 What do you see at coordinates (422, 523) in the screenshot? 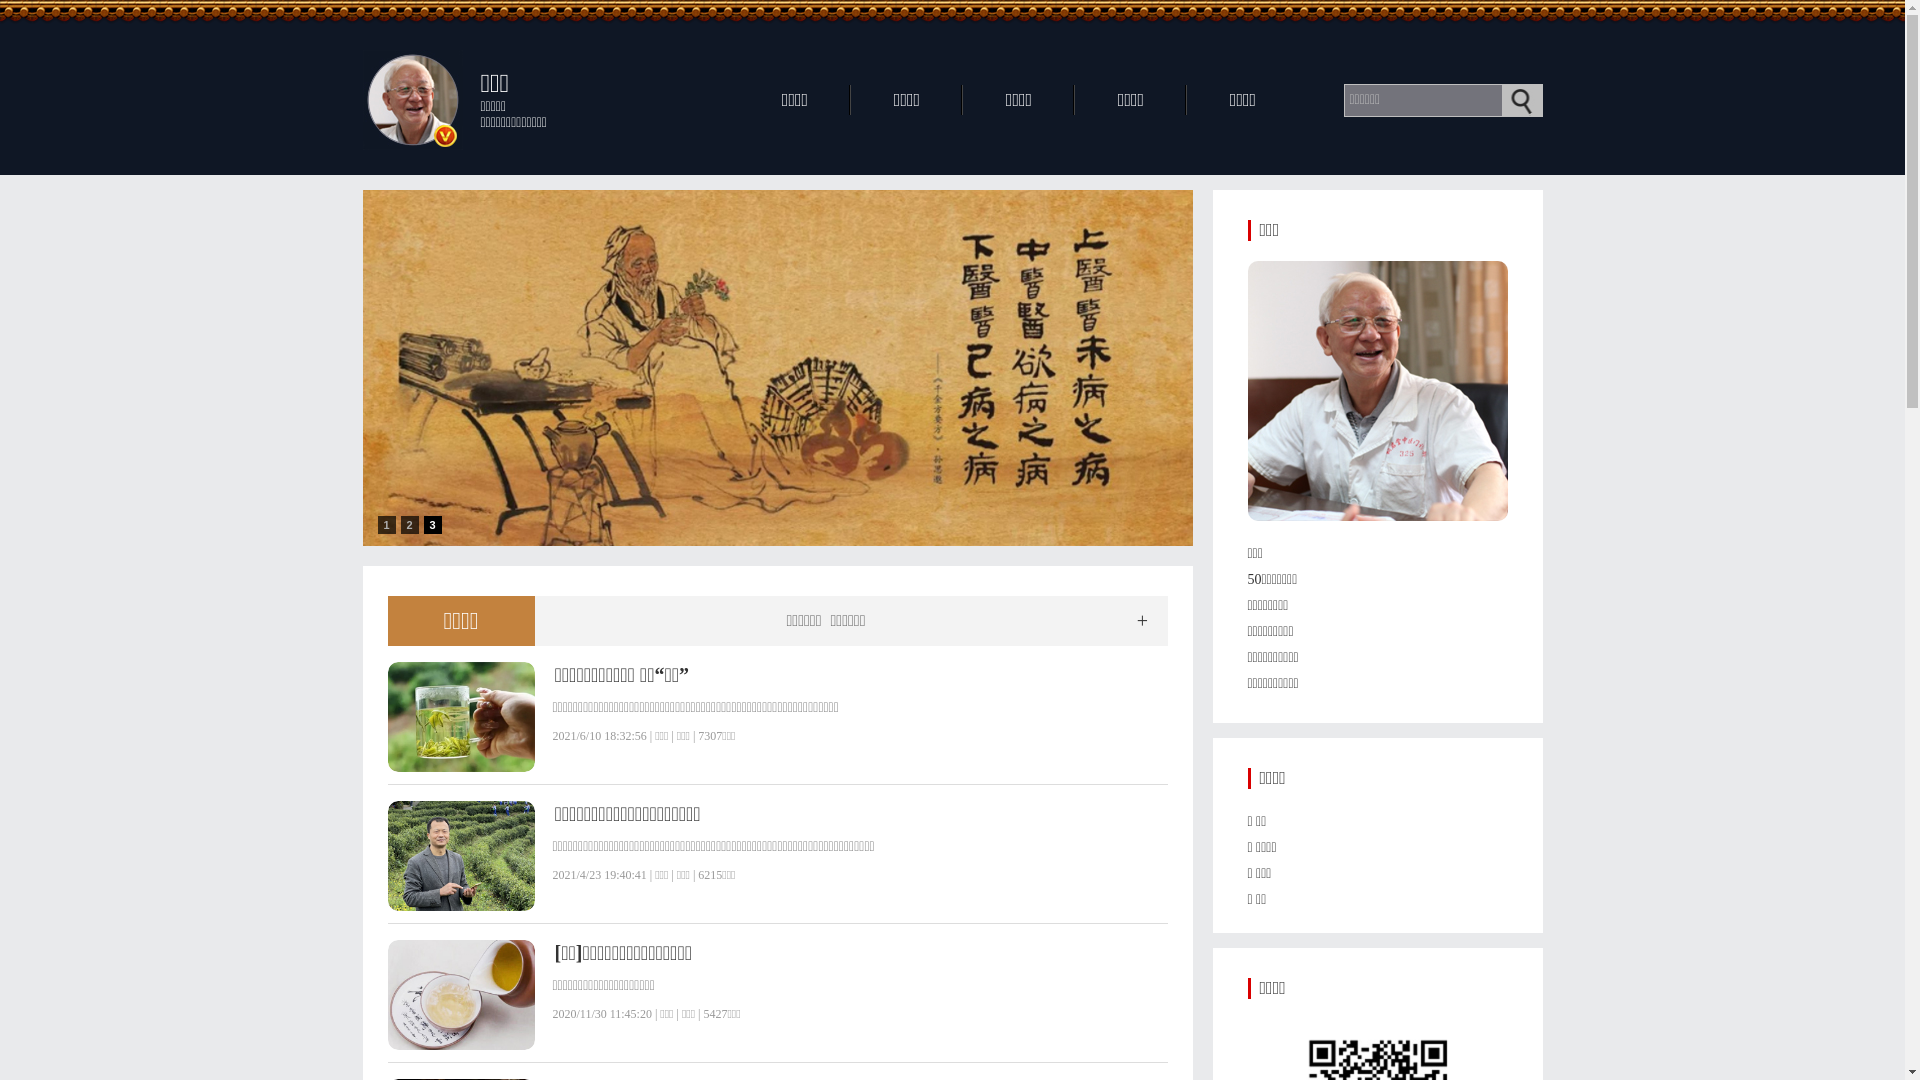
I see `'3'` at bounding box center [422, 523].